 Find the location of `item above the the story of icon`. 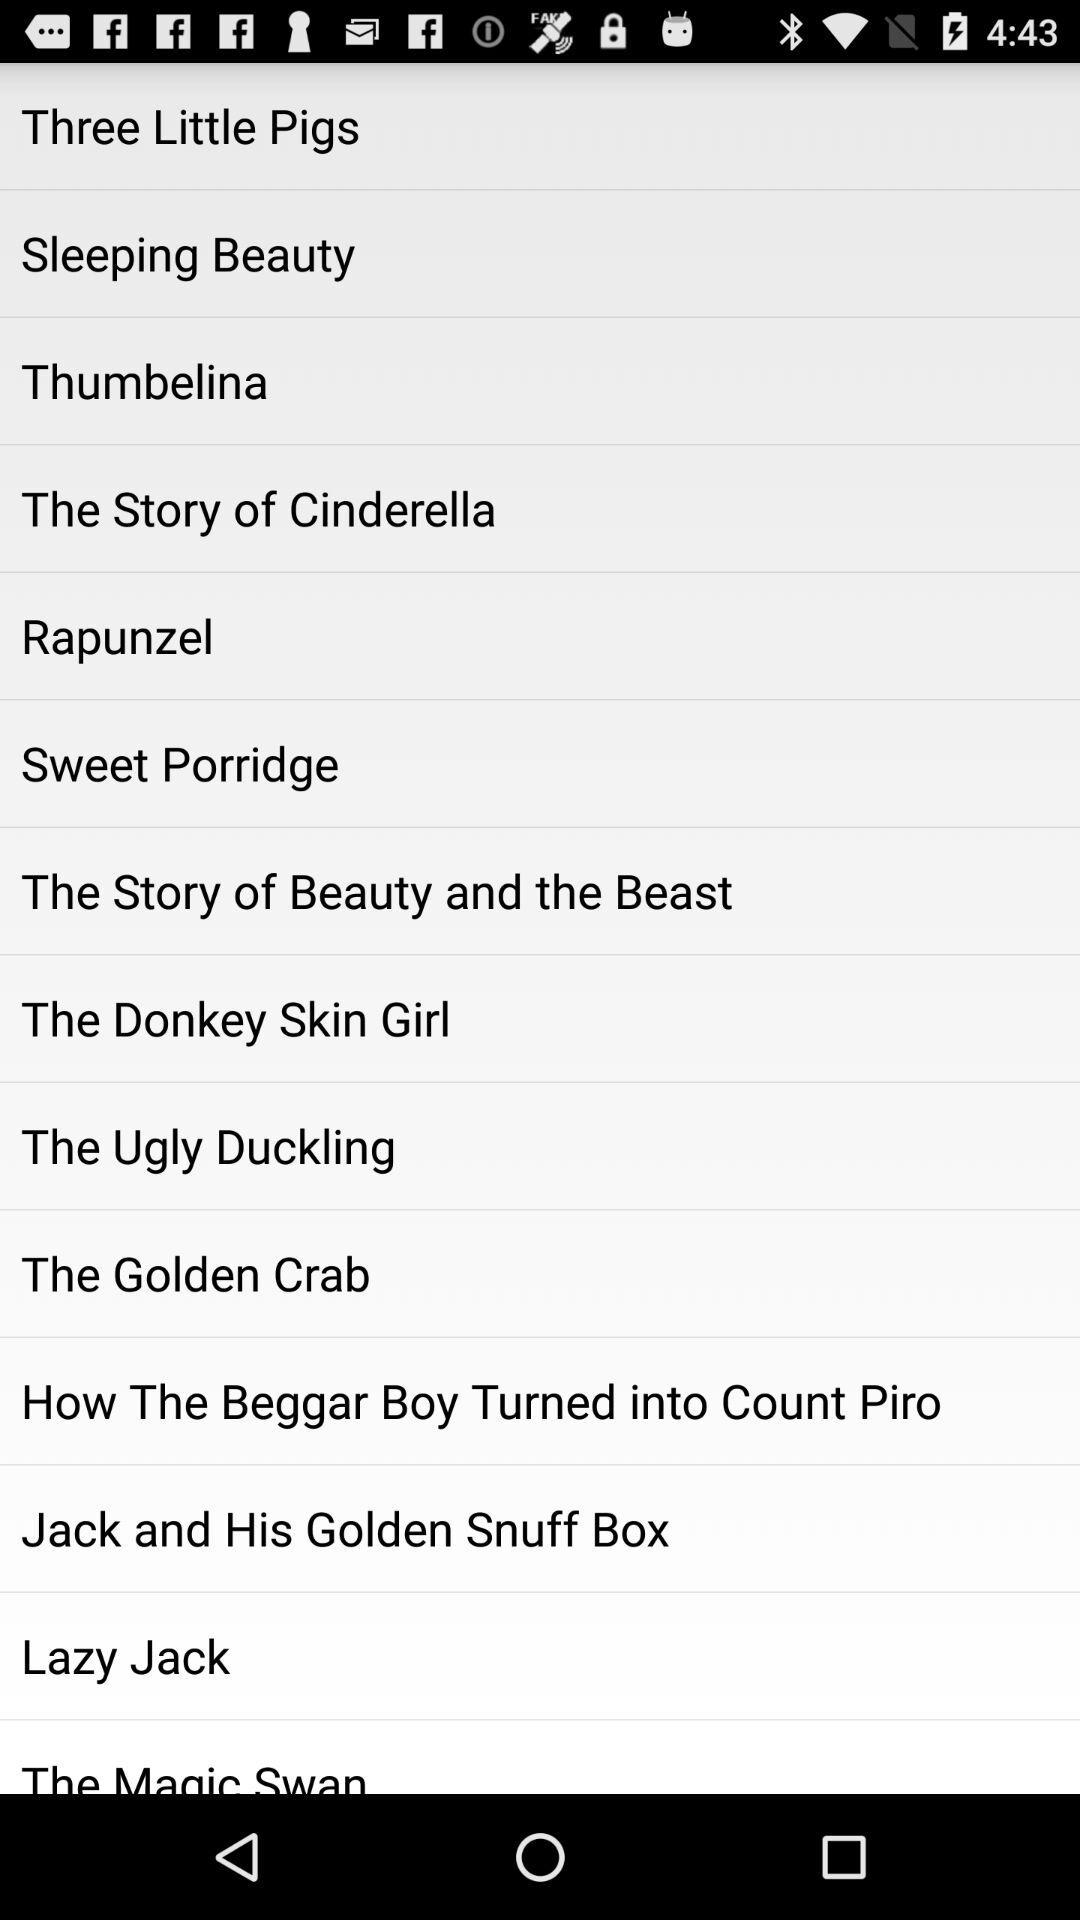

item above the the story of icon is located at coordinates (540, 380).